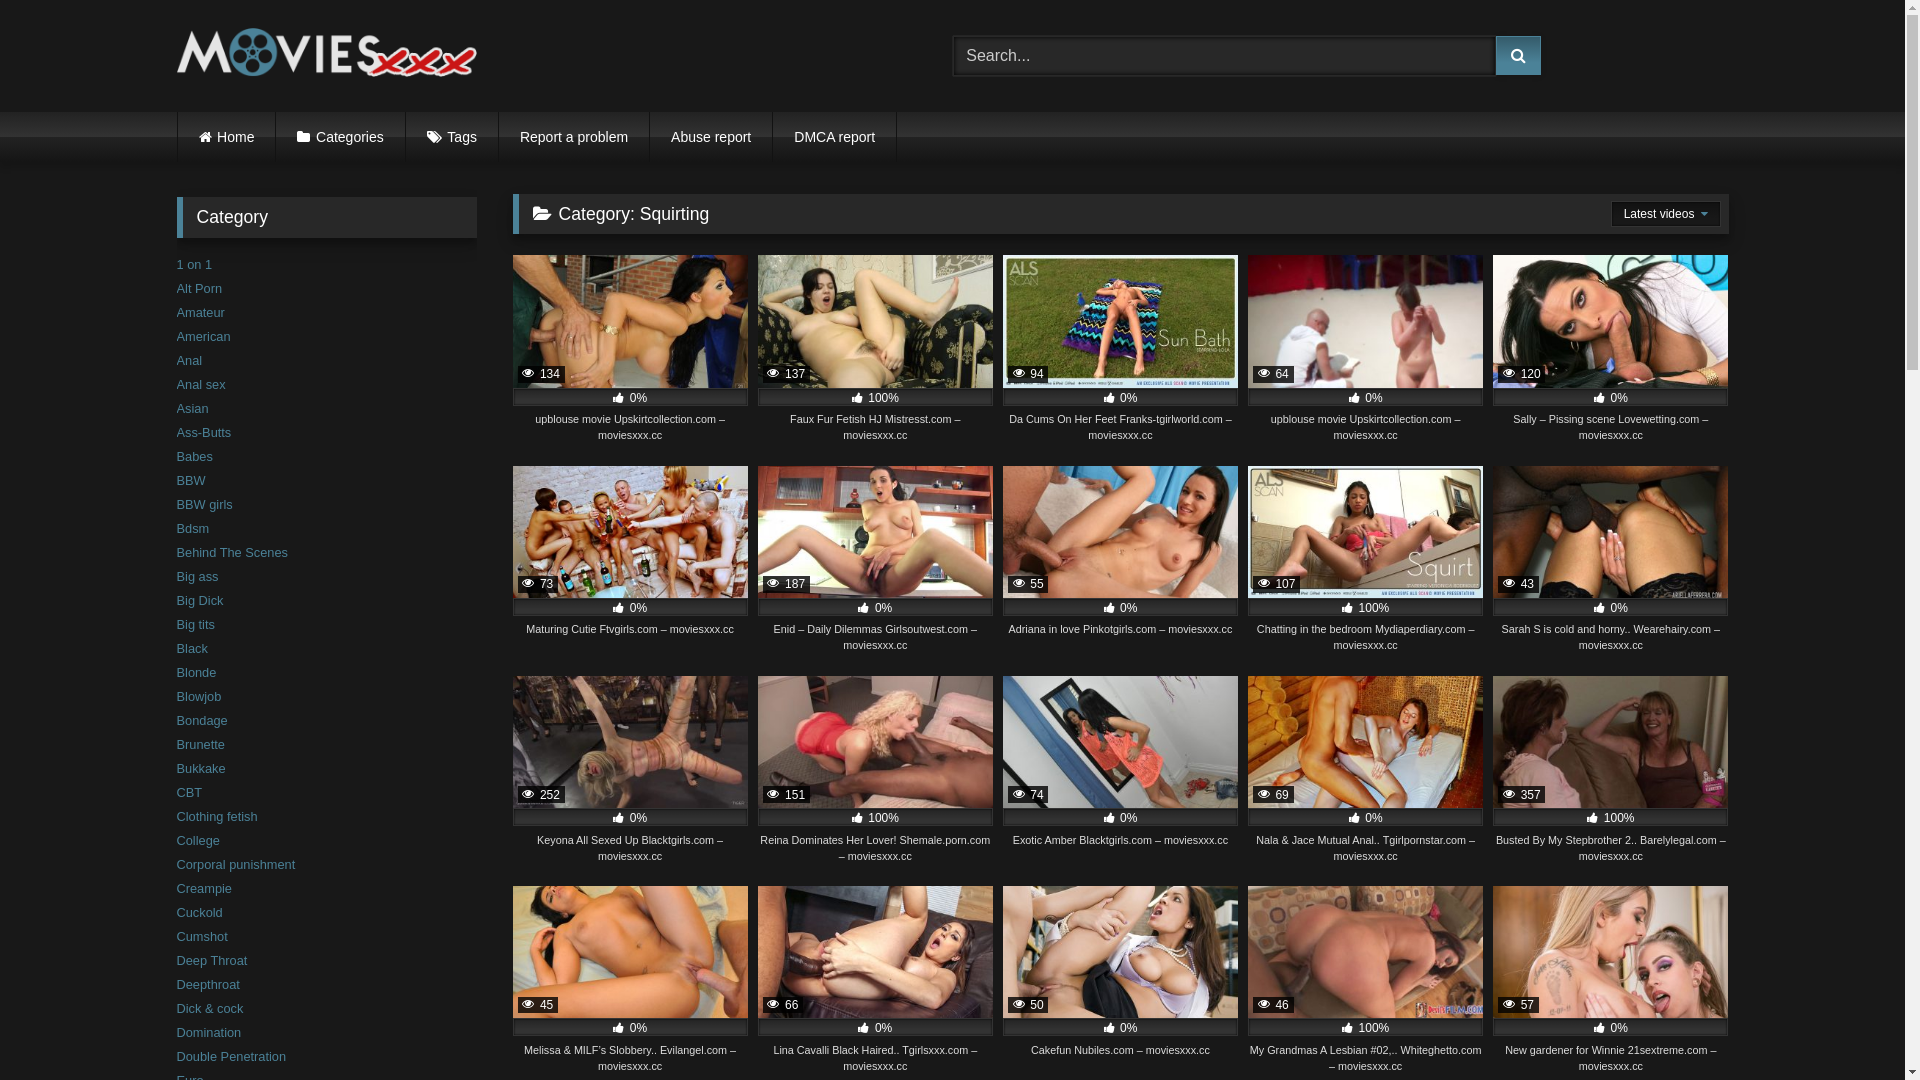  What do you see at coordinates (193, 263) in the screenshot?
I see `'1 on 1'` at bounding box center [193, 263].